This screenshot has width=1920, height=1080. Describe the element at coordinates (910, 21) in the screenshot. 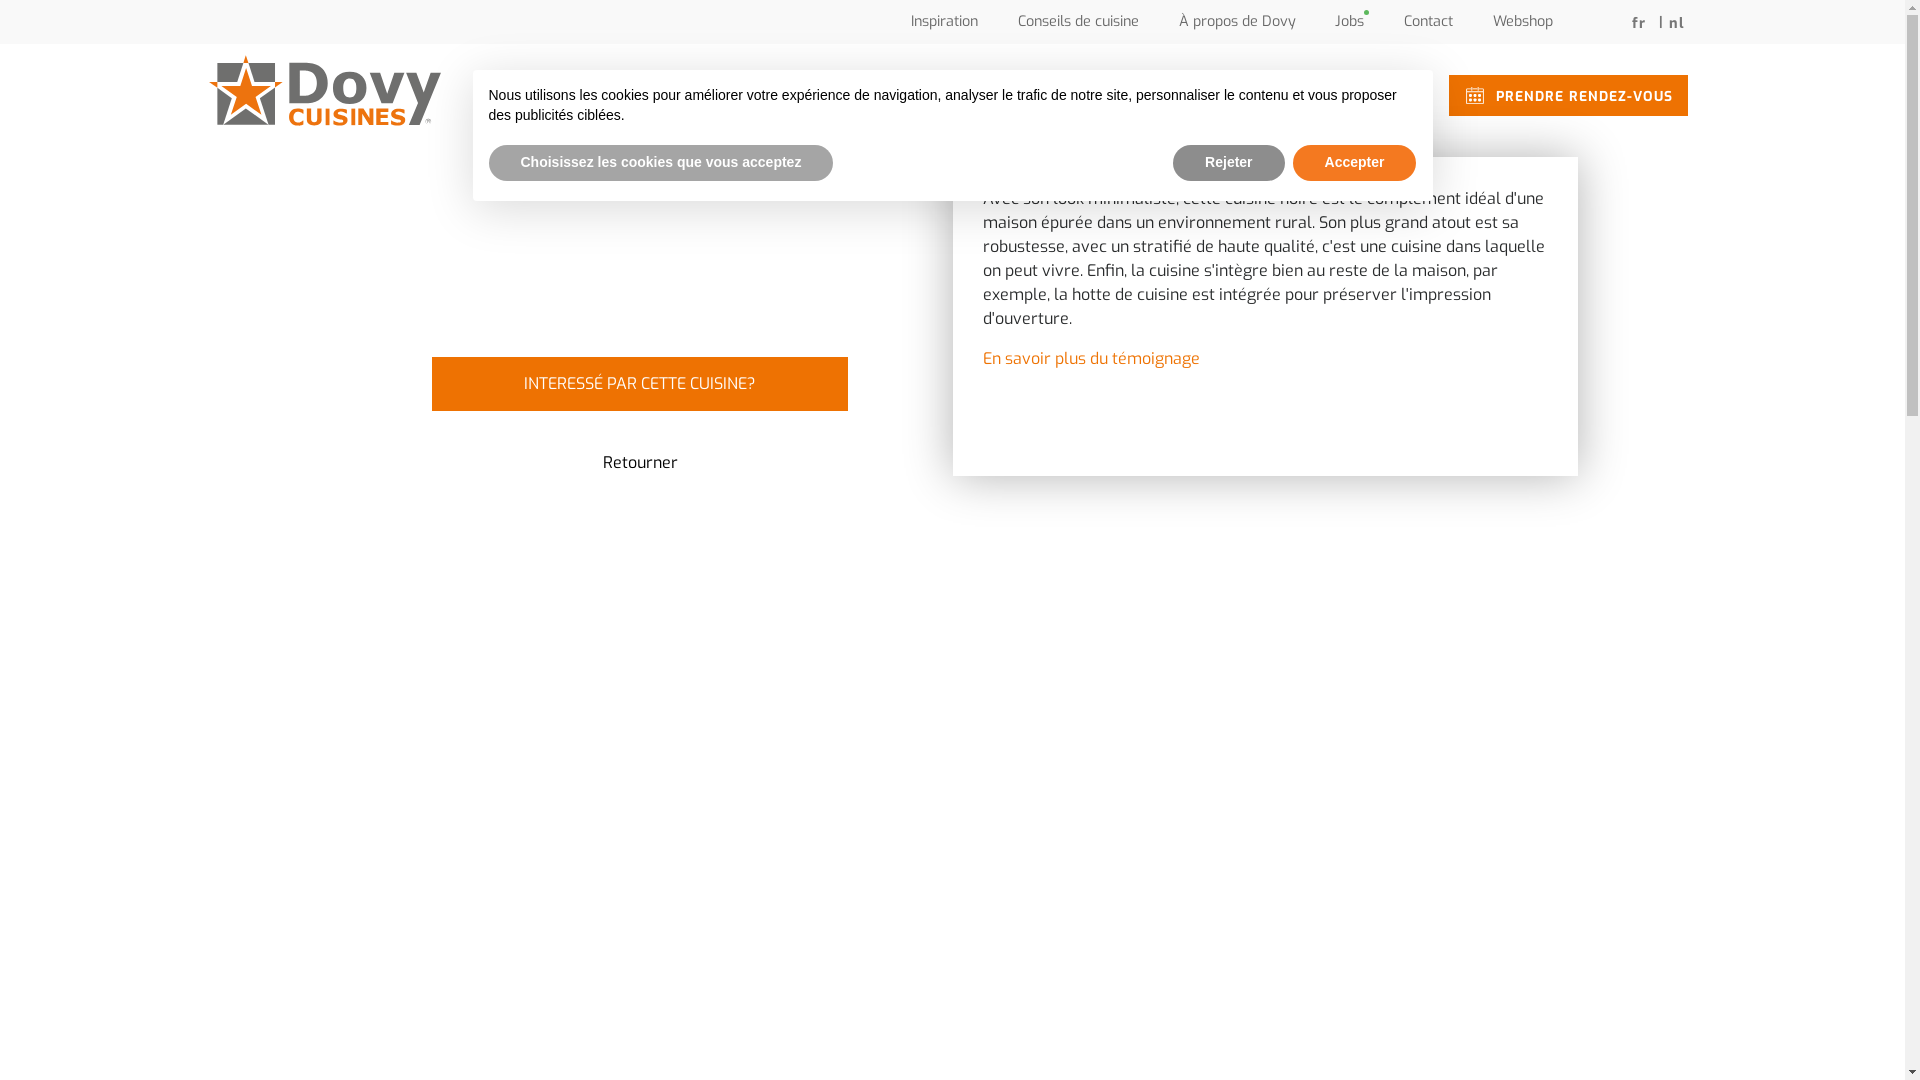

I see `'Inspiration'` at that location.